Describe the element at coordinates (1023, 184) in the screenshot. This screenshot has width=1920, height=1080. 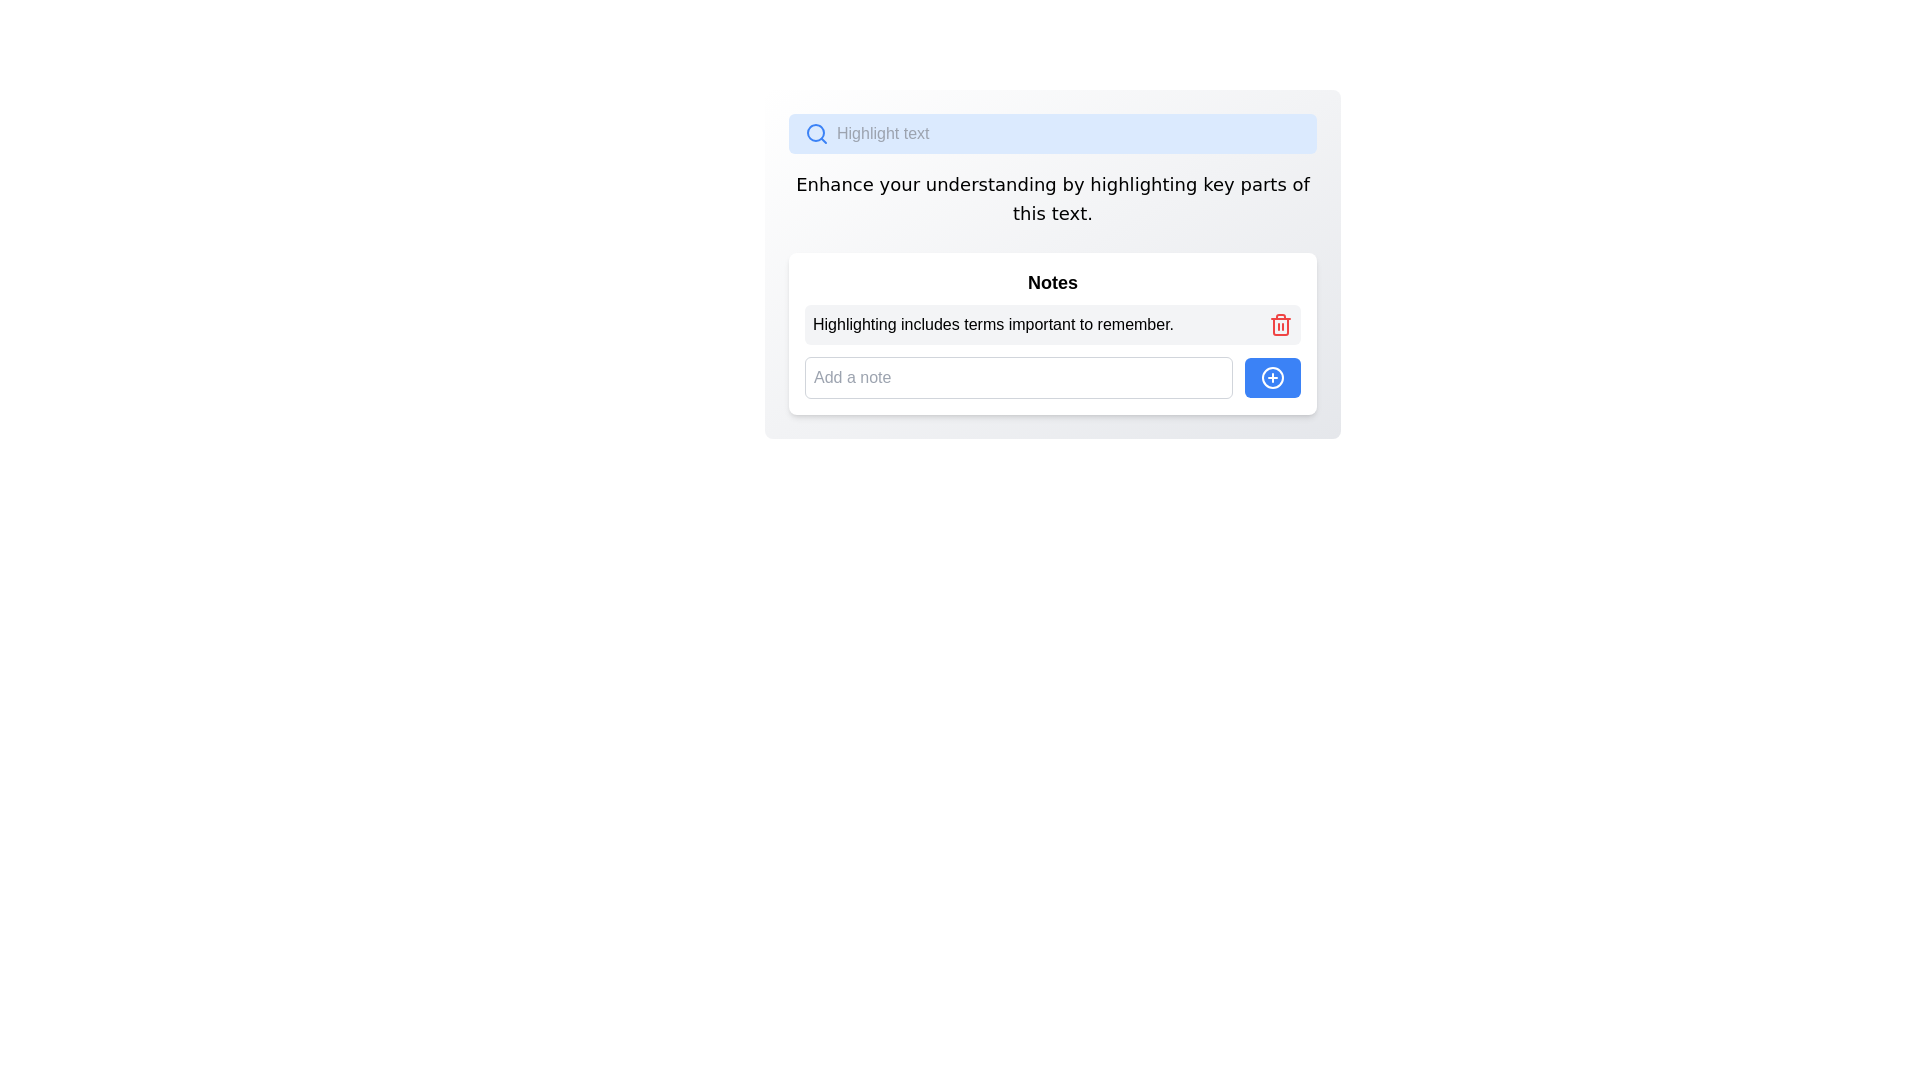
I see `the lowercase 'd' character rendered in black font, which is the 39th character in the sentence 'Enhance your understanding by highlighting key parts of this text.'` at that location.